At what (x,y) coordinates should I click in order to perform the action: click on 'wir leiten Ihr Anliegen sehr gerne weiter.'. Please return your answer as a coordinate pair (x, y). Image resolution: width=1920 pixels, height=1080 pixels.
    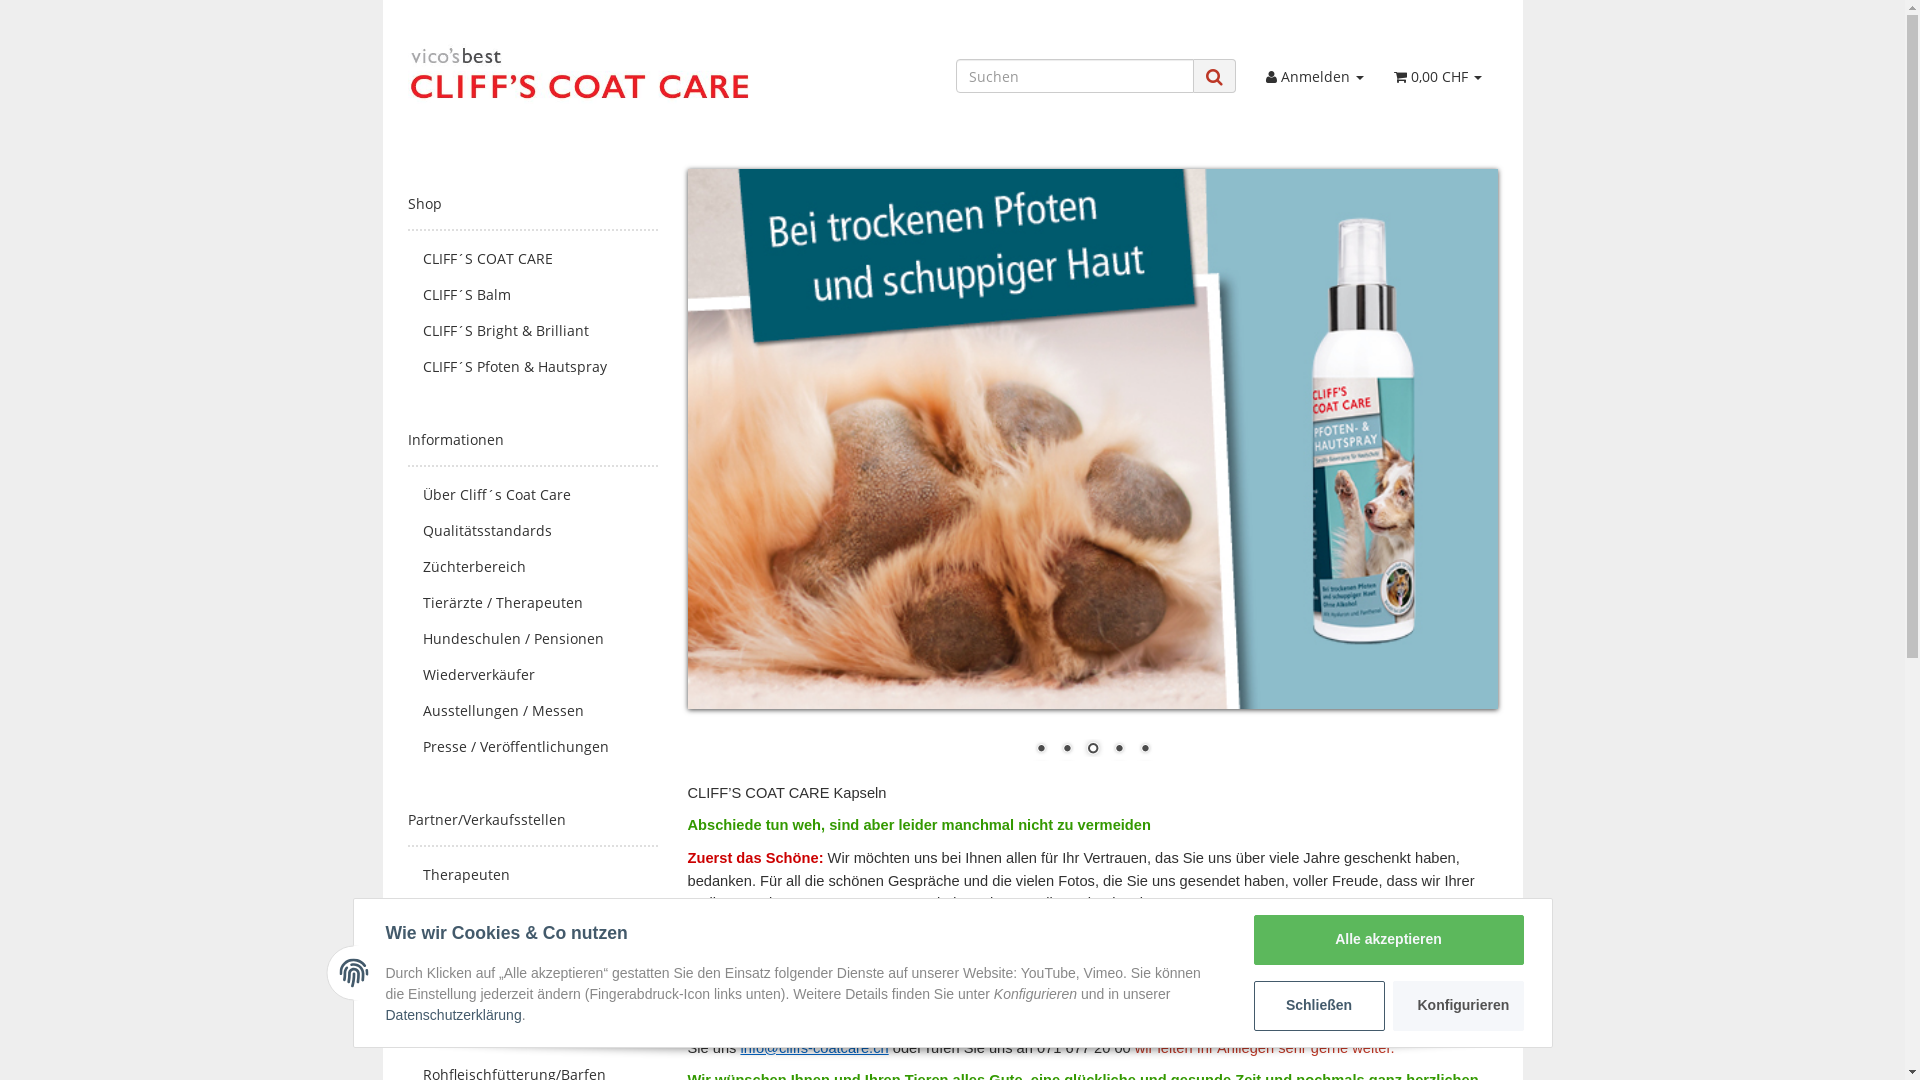
    Looking at the image, I should click on (1264, 1047).